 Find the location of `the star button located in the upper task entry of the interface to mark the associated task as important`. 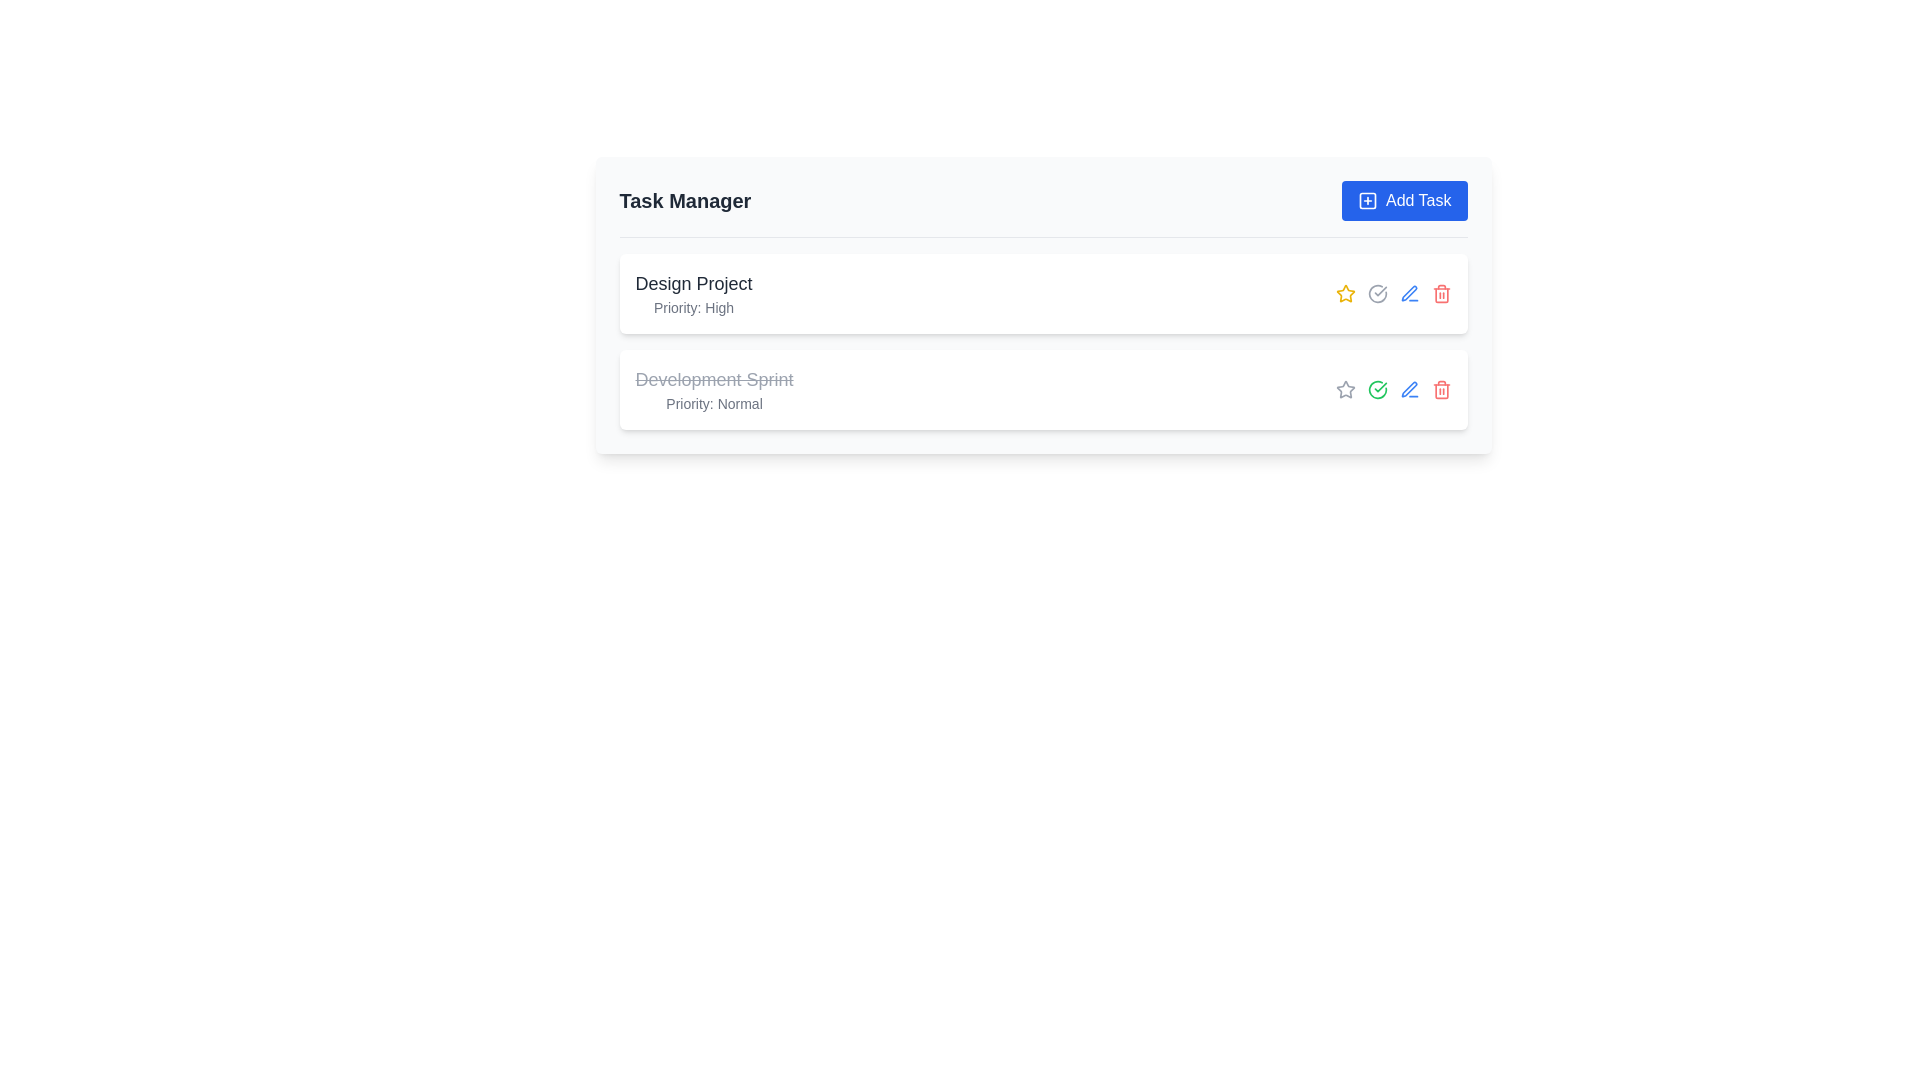

the star button located in the upper task entry of the interface to mark the associated task as important is located at coordinates (1345, 293).